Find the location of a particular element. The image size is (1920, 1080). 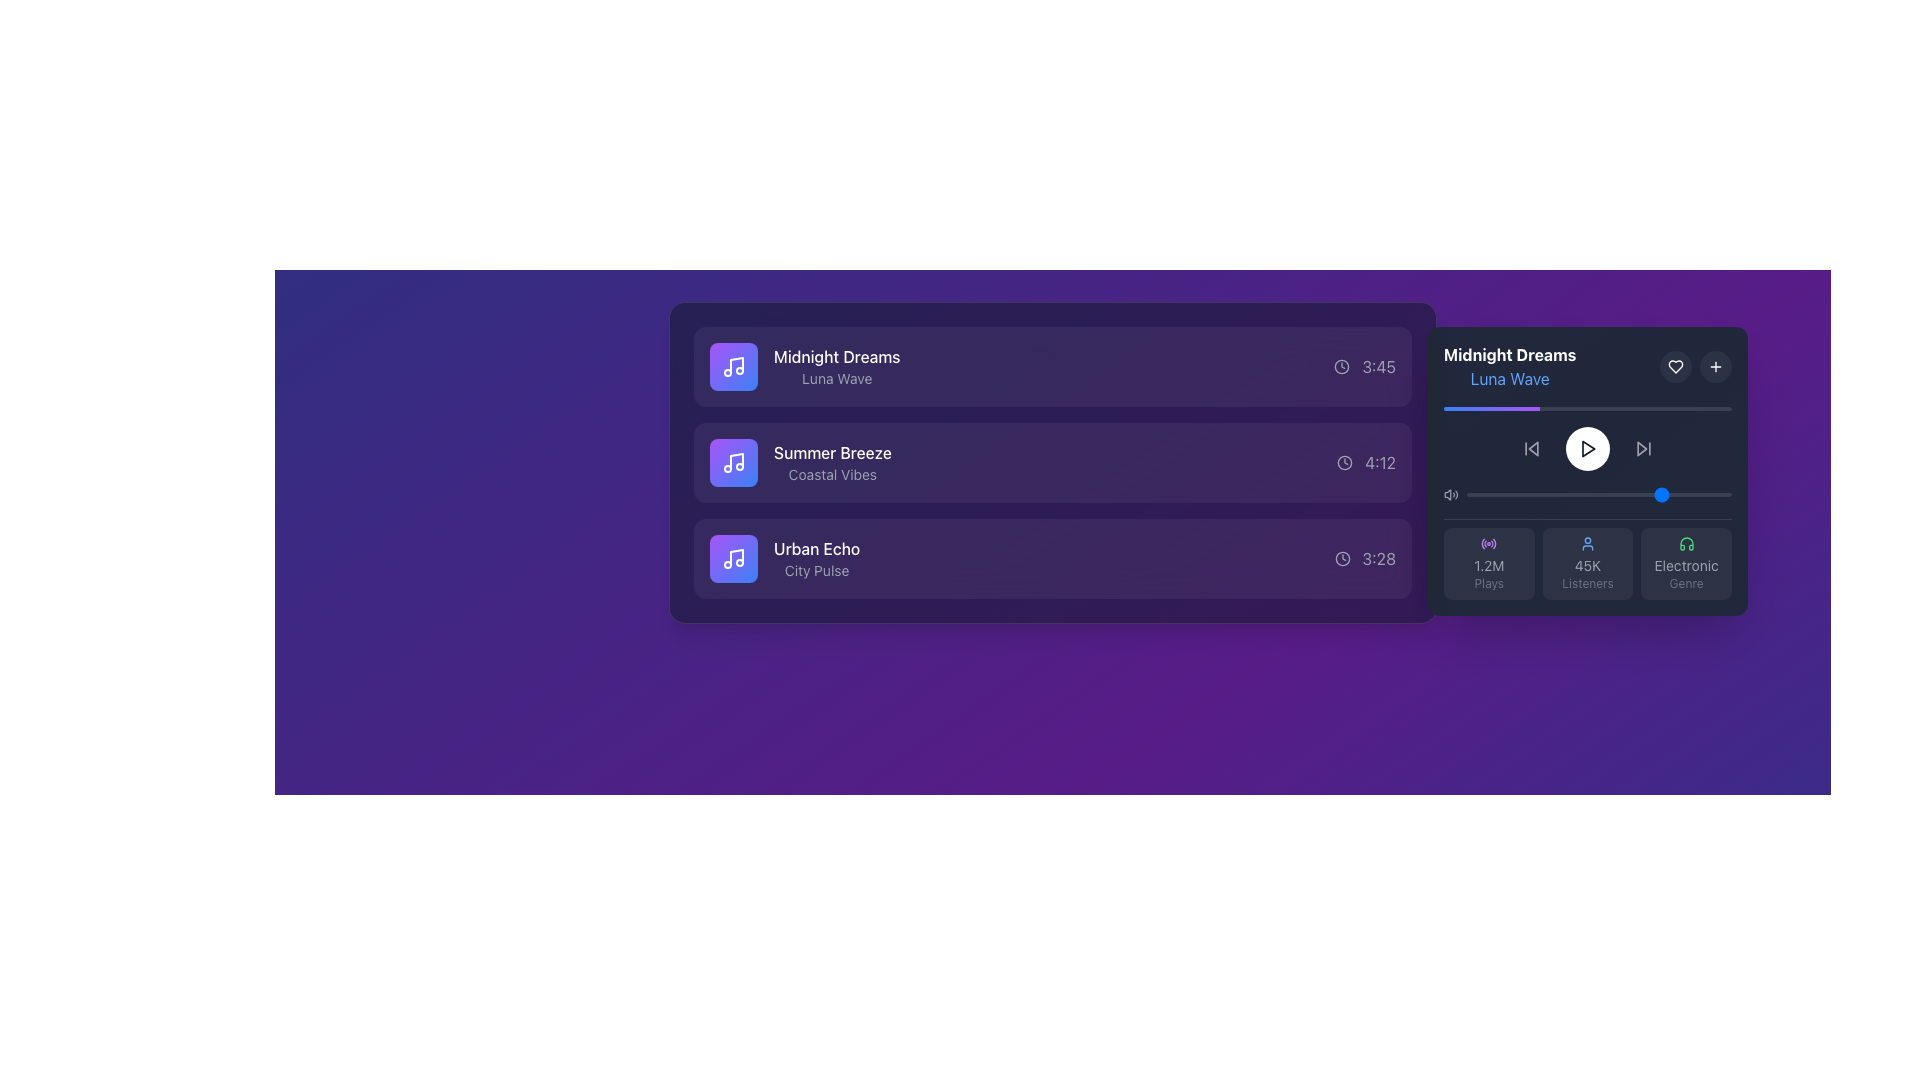

the small heart-shaped icon with a stroke outline, located in the top-right section of the dark-themed information panel, next to the title 'Midnight Dreams' is located at coordinates (1675, 366).